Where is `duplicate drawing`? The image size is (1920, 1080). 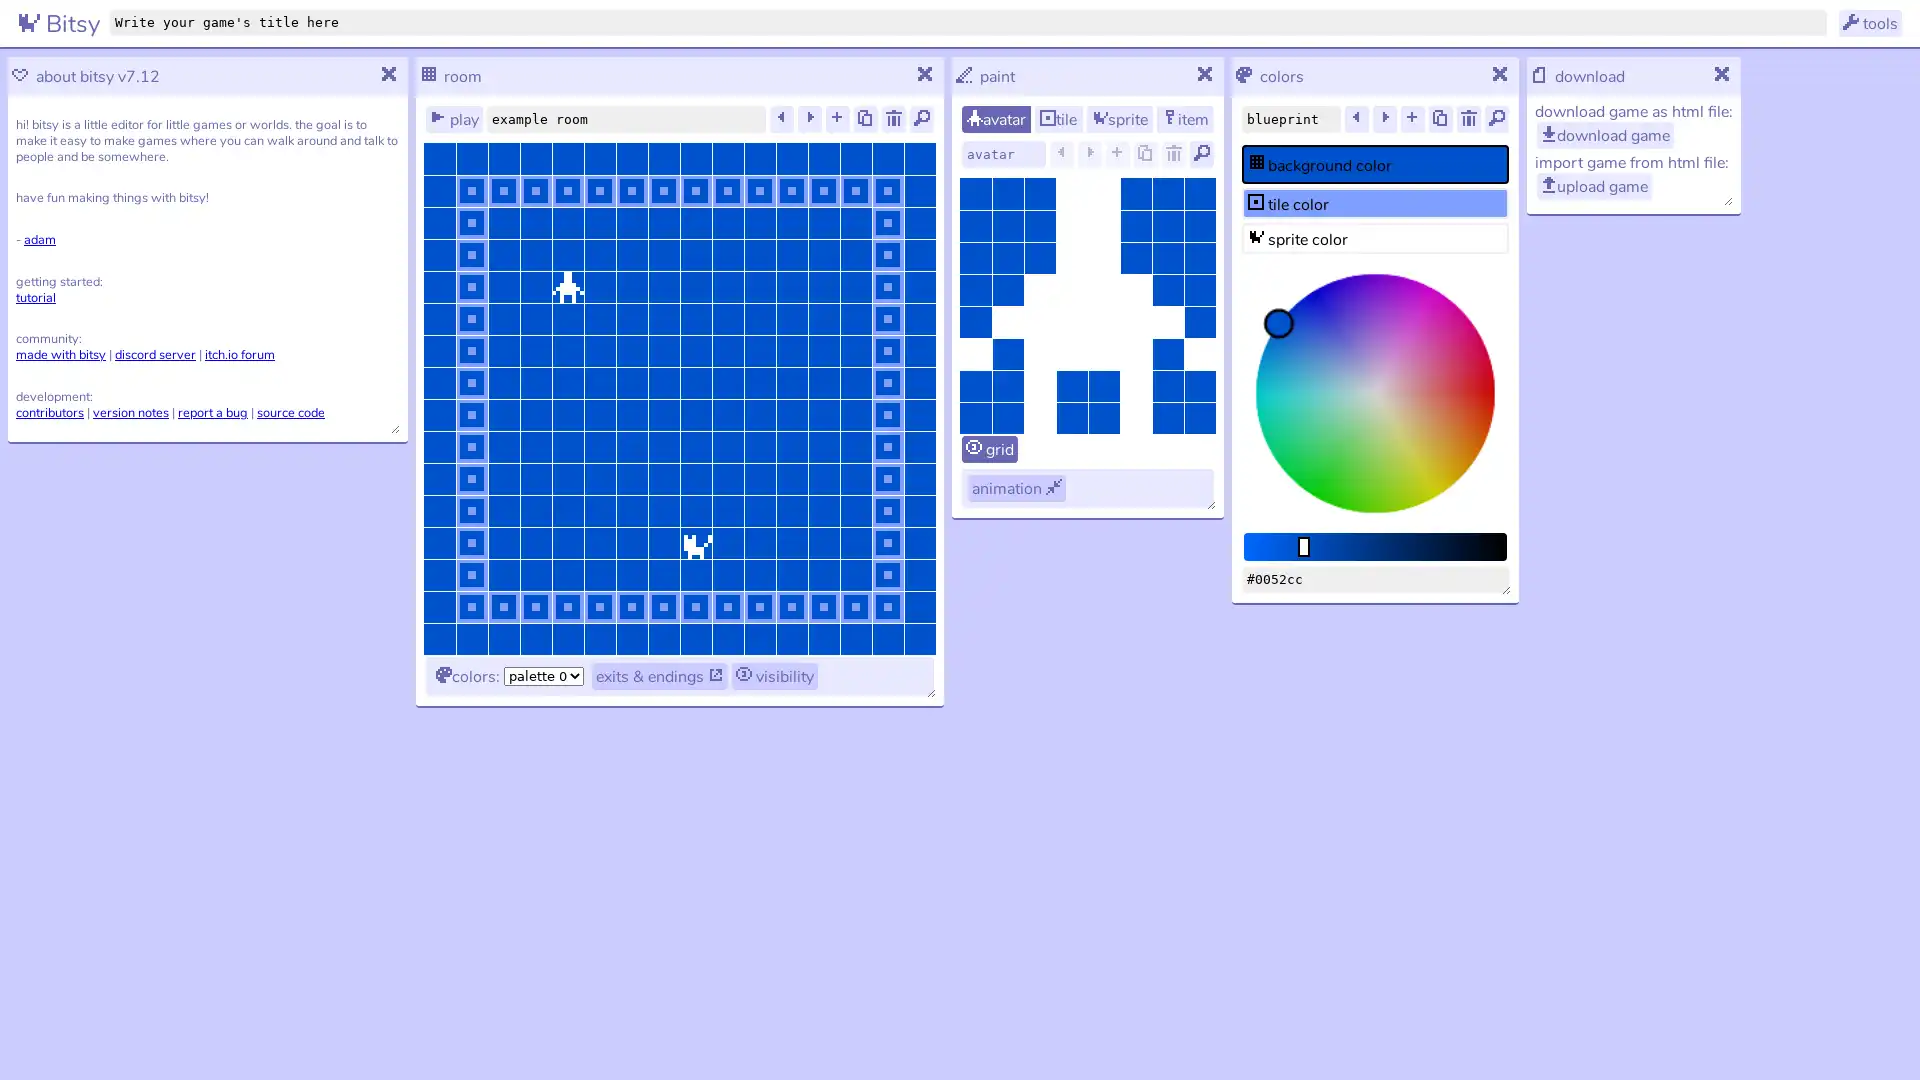 duplicate drawing is located at coordinates (1146, 153).